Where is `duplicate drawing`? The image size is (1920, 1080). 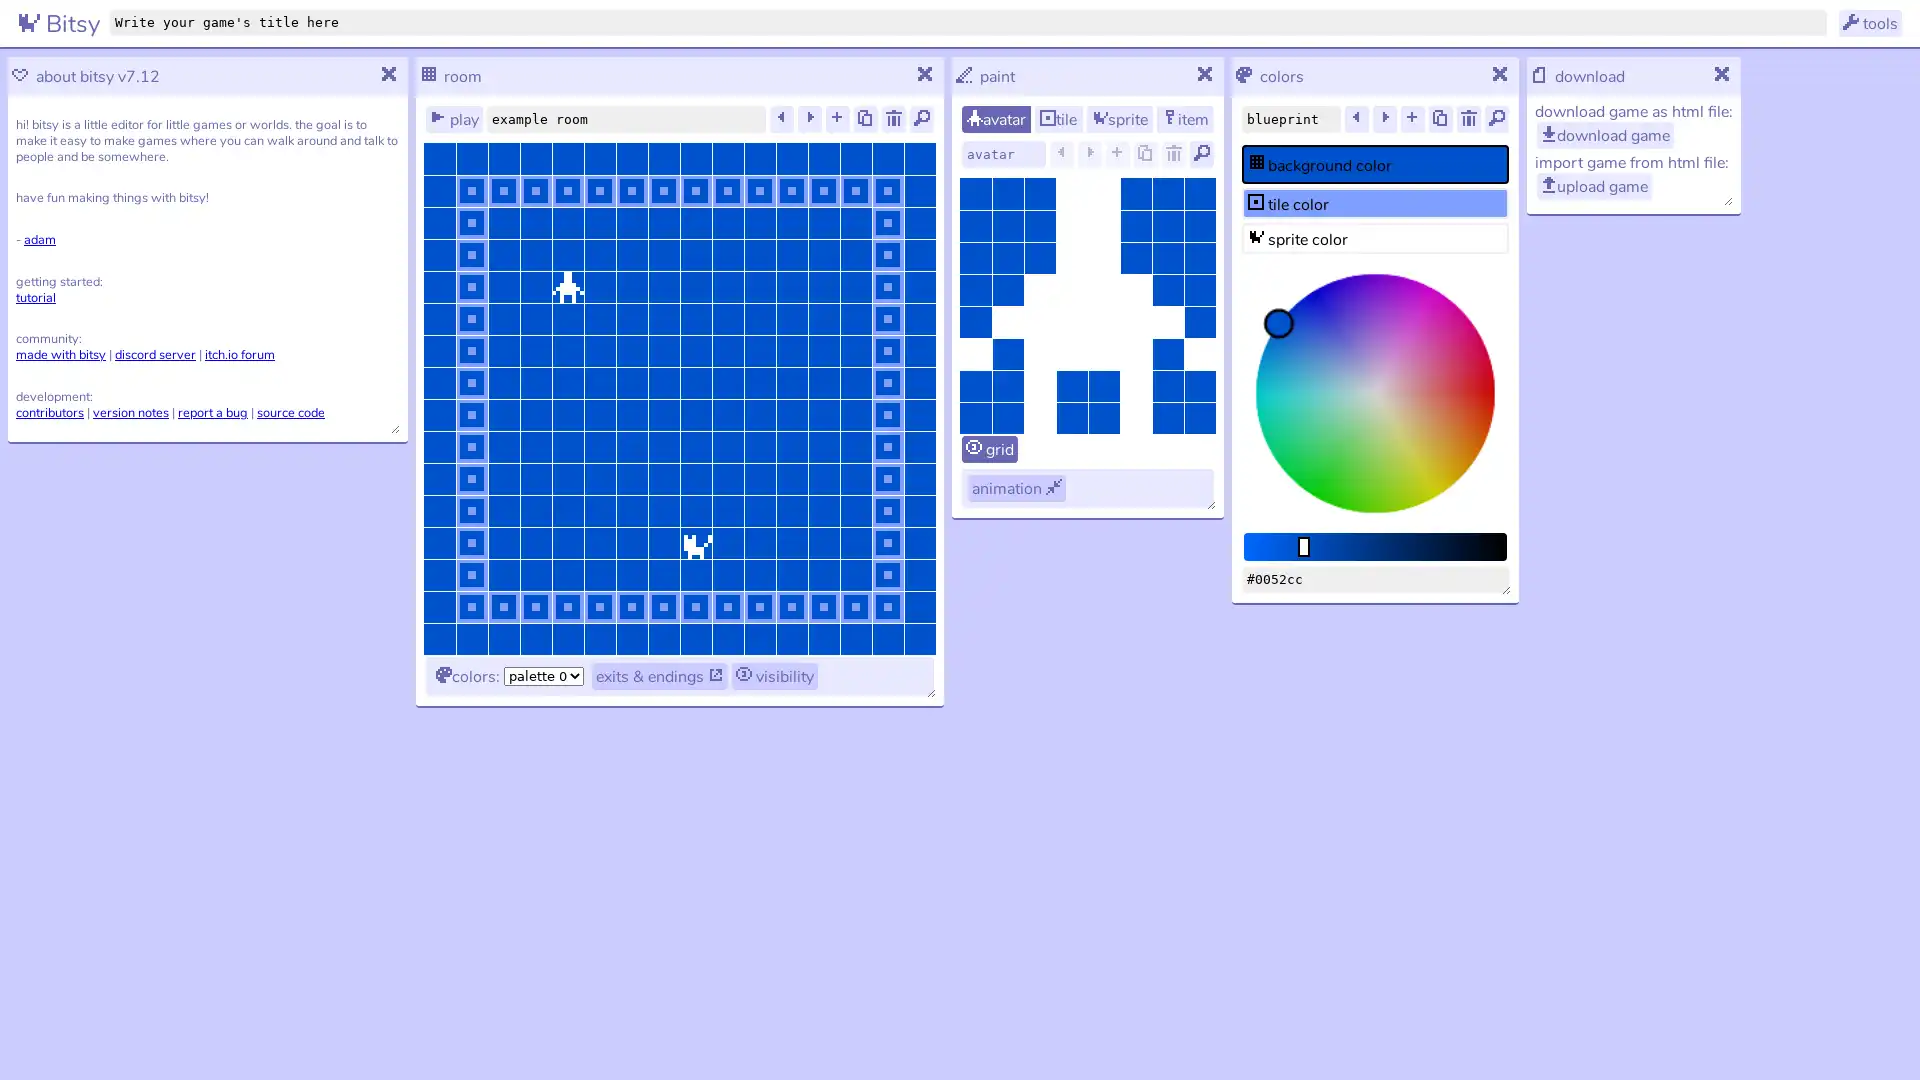 duplicate drawing is located at coordinates (1146, 153).